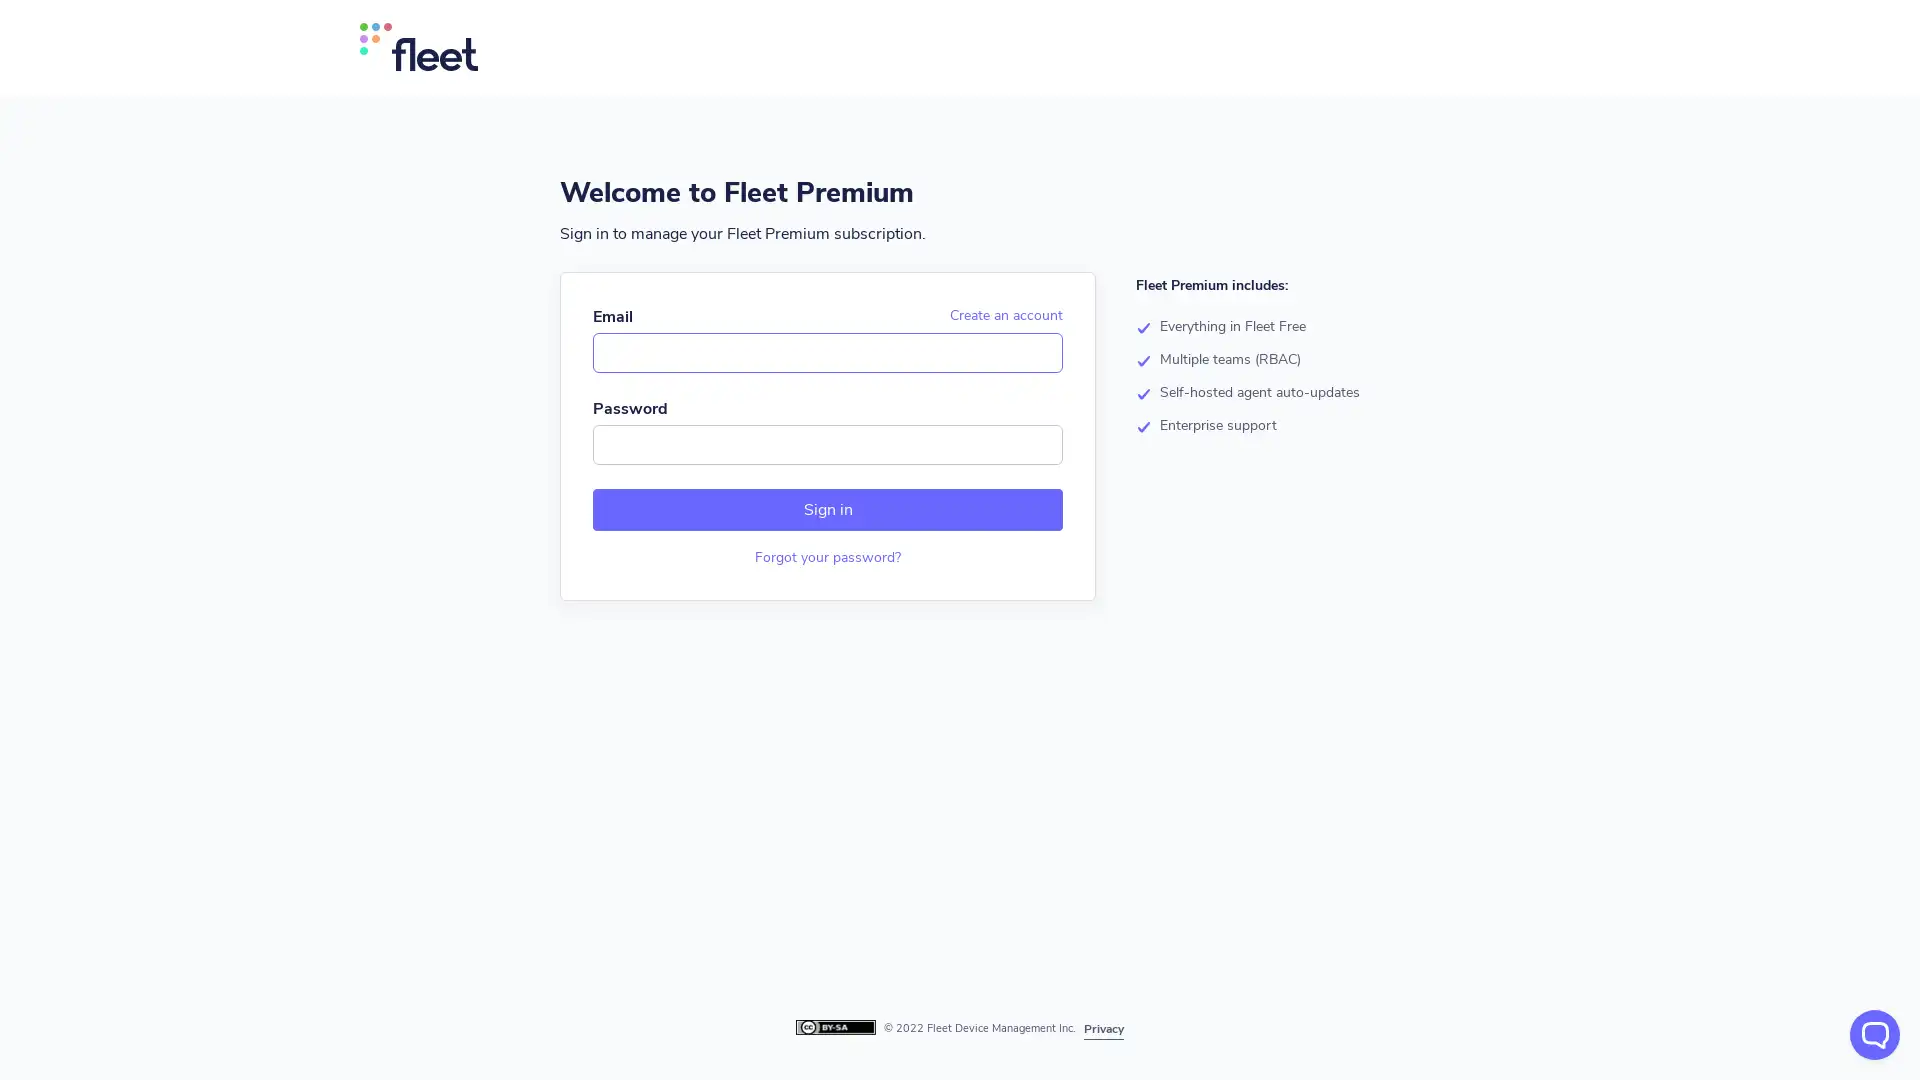  Describe the element at coordinates (827, 508) in the screenshot. I see `Sign in` at that location.